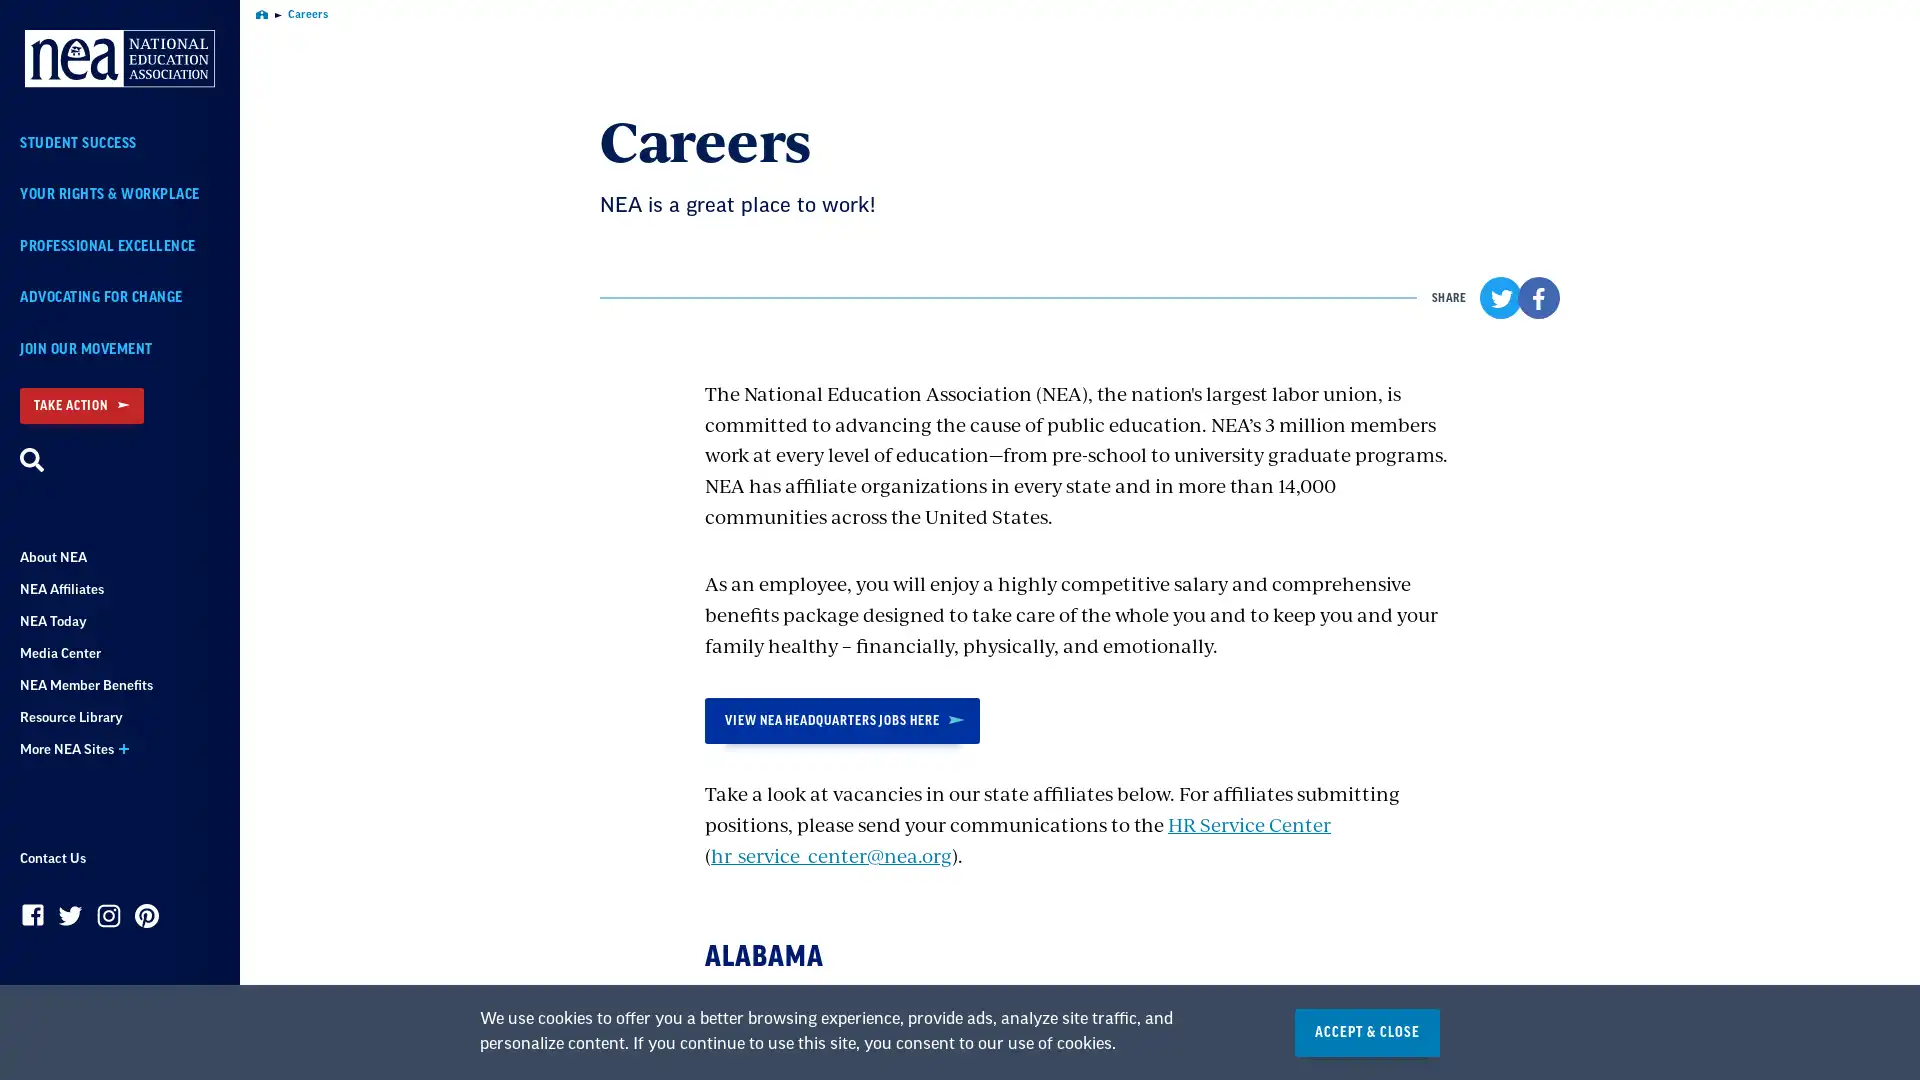  Describe the element at coordinates (1366, 1032) in the screenshot. I see `ACCEPT & CLOSE` at that location.